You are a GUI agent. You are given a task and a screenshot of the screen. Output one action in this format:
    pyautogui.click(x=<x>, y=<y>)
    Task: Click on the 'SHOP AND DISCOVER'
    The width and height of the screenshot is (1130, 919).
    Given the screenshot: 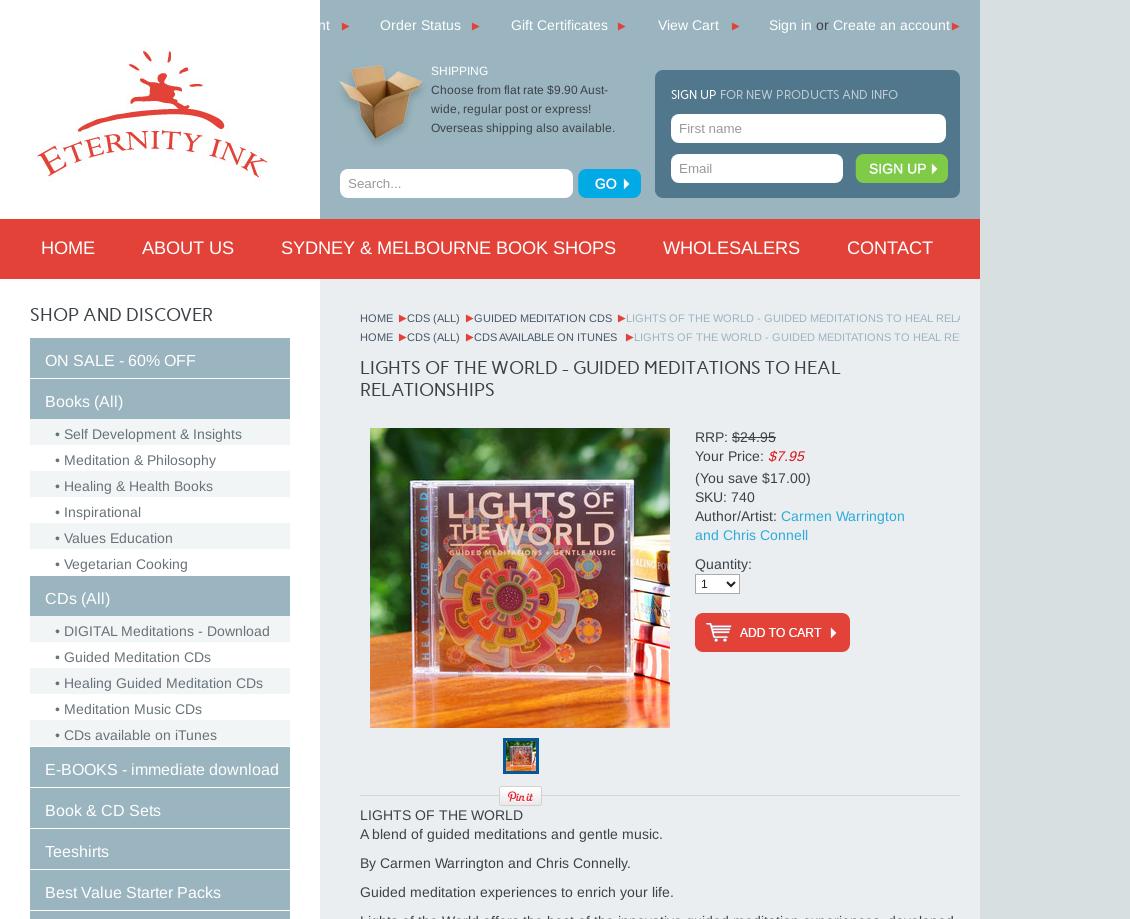 What is the action you would take?
    pyautogui.click(x=120, y=314)
    